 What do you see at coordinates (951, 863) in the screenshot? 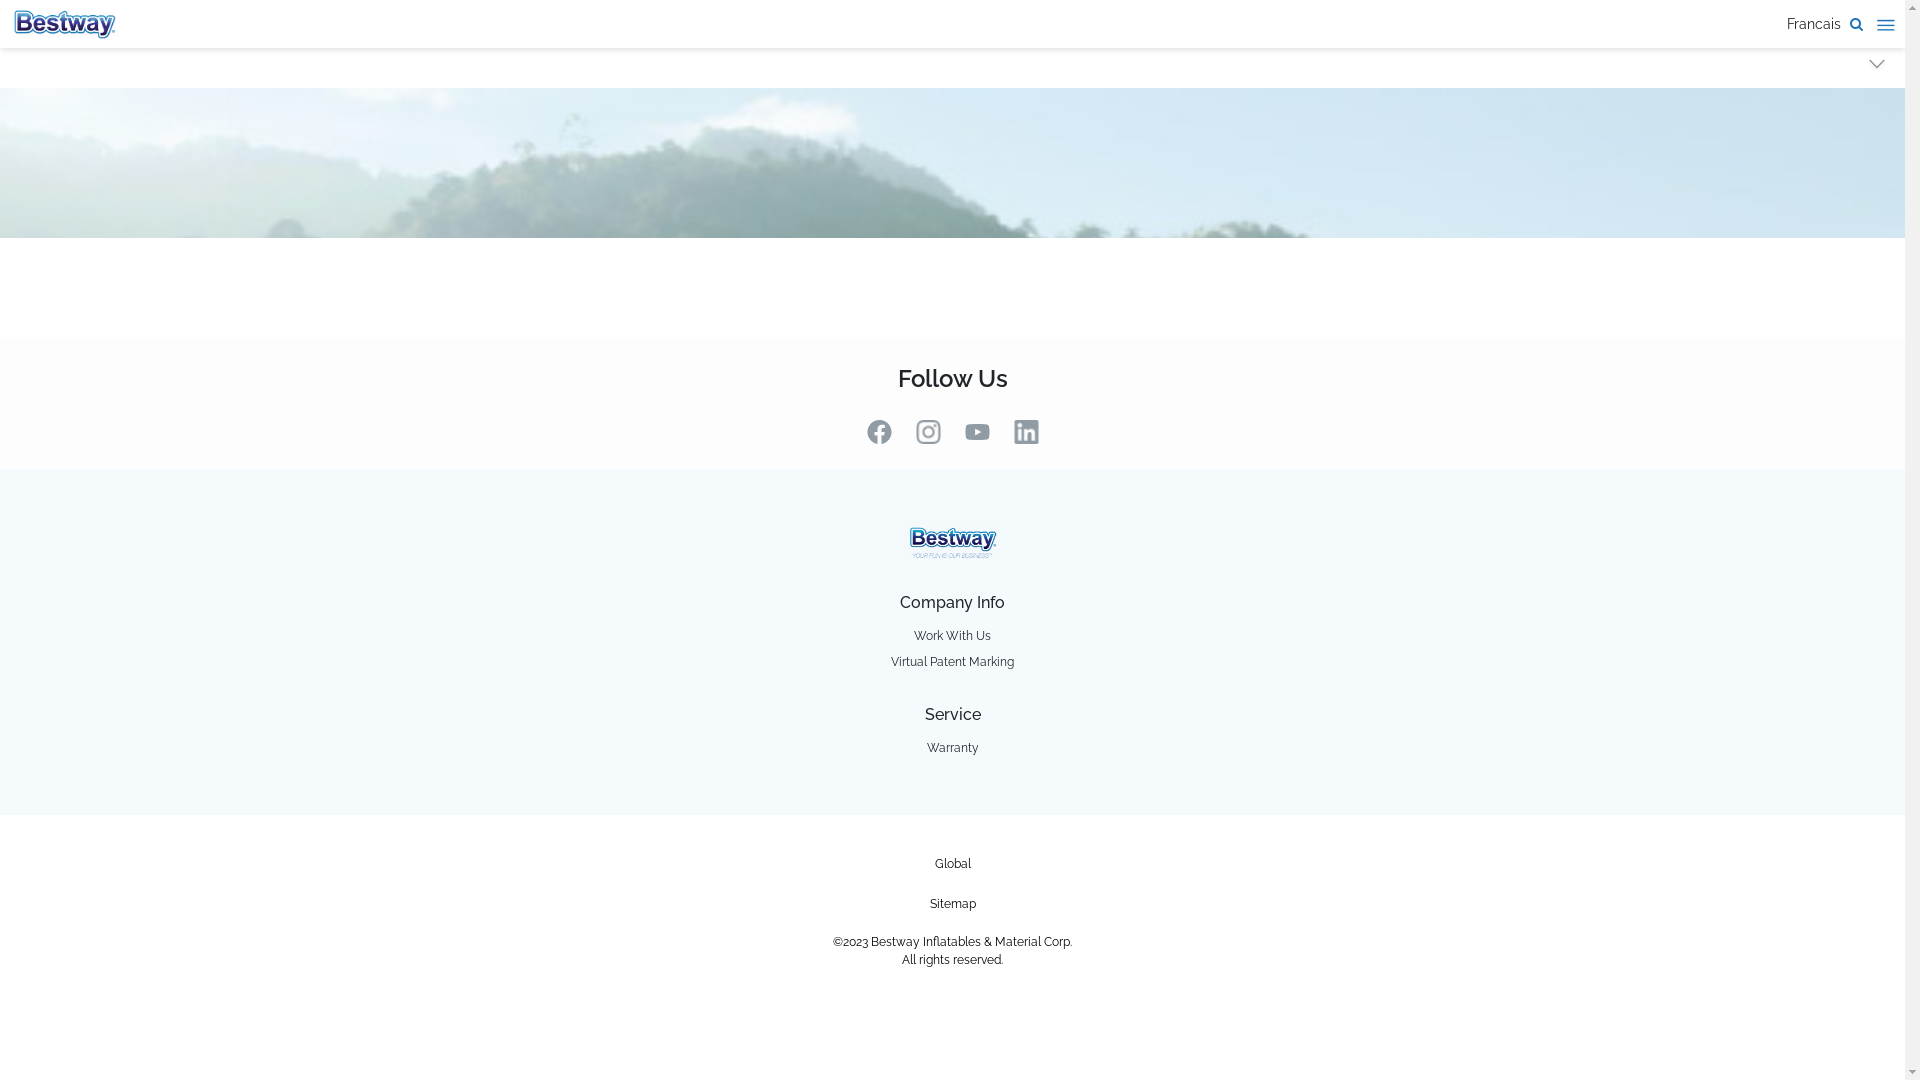
I see `'Global'` at bounding box center [951, 863].